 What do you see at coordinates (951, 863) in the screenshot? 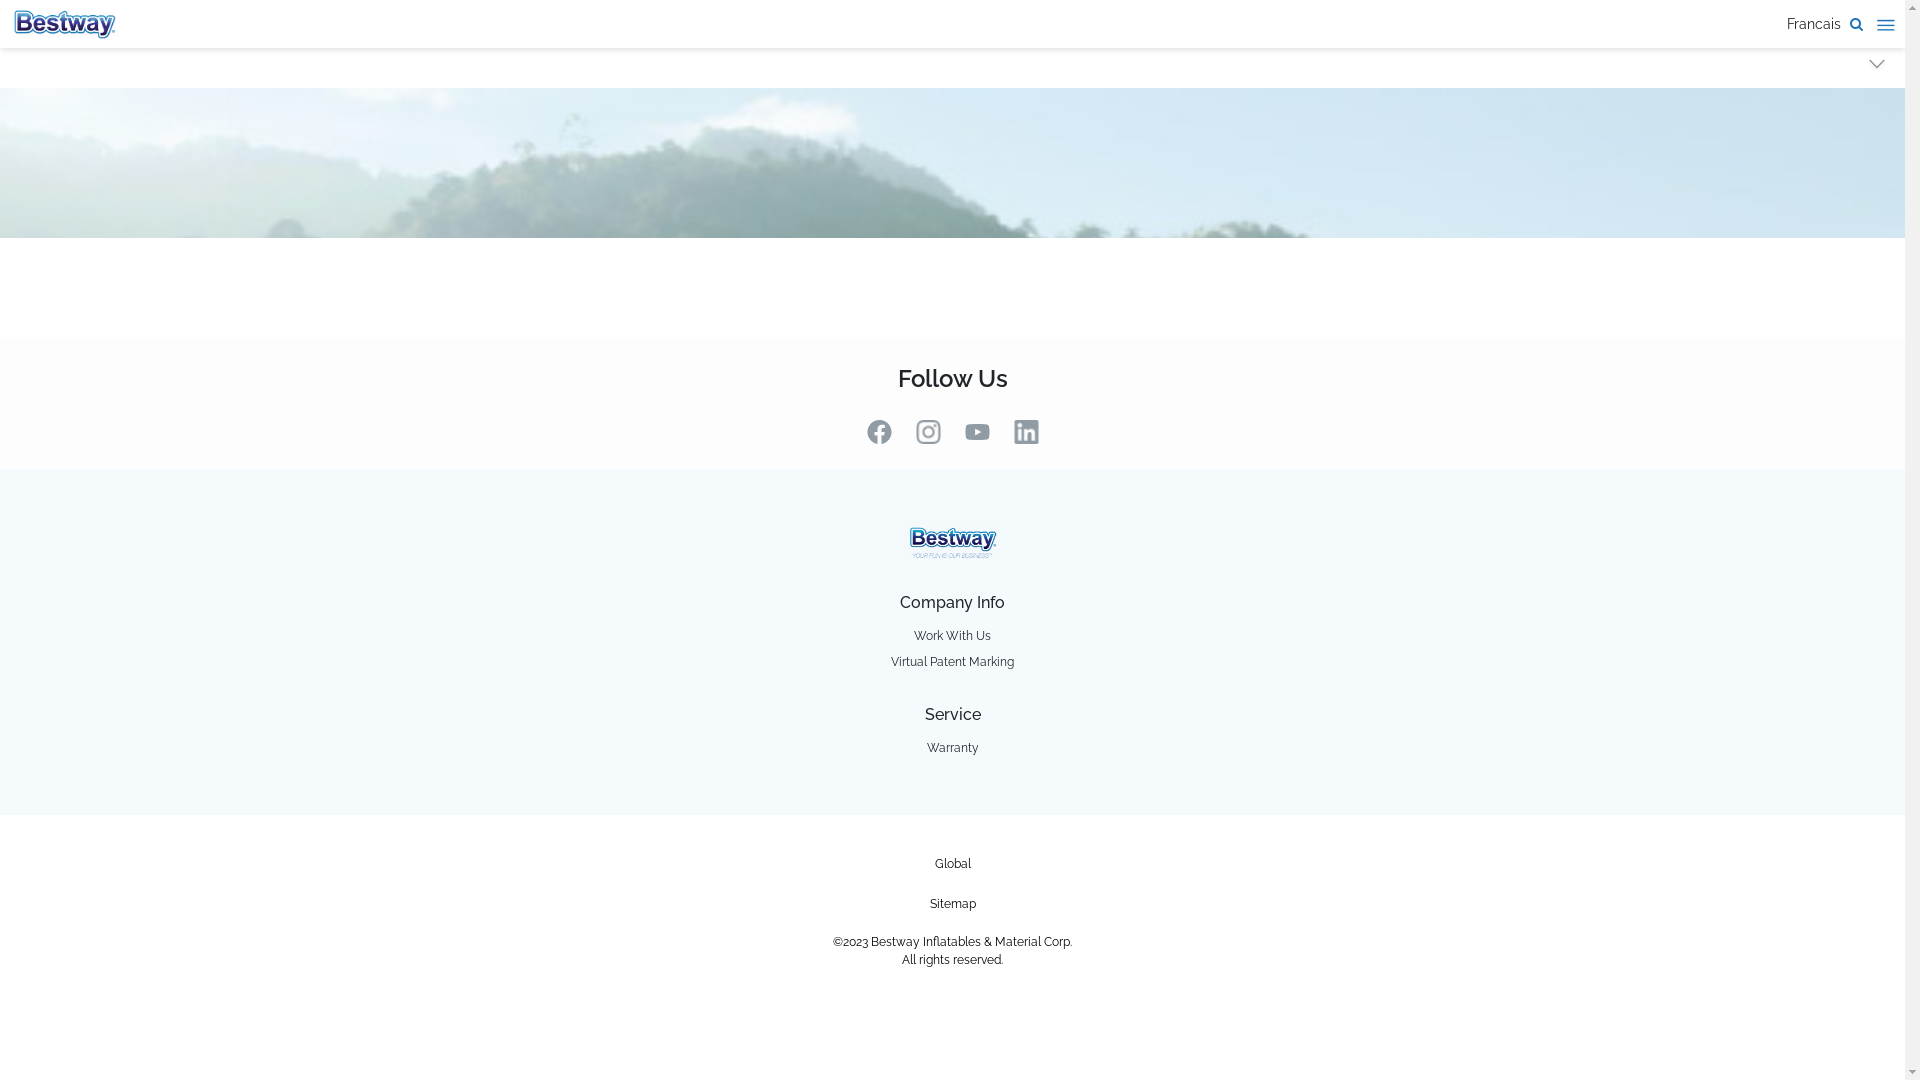
I see `'Global'` at bounding box center [951, 863].